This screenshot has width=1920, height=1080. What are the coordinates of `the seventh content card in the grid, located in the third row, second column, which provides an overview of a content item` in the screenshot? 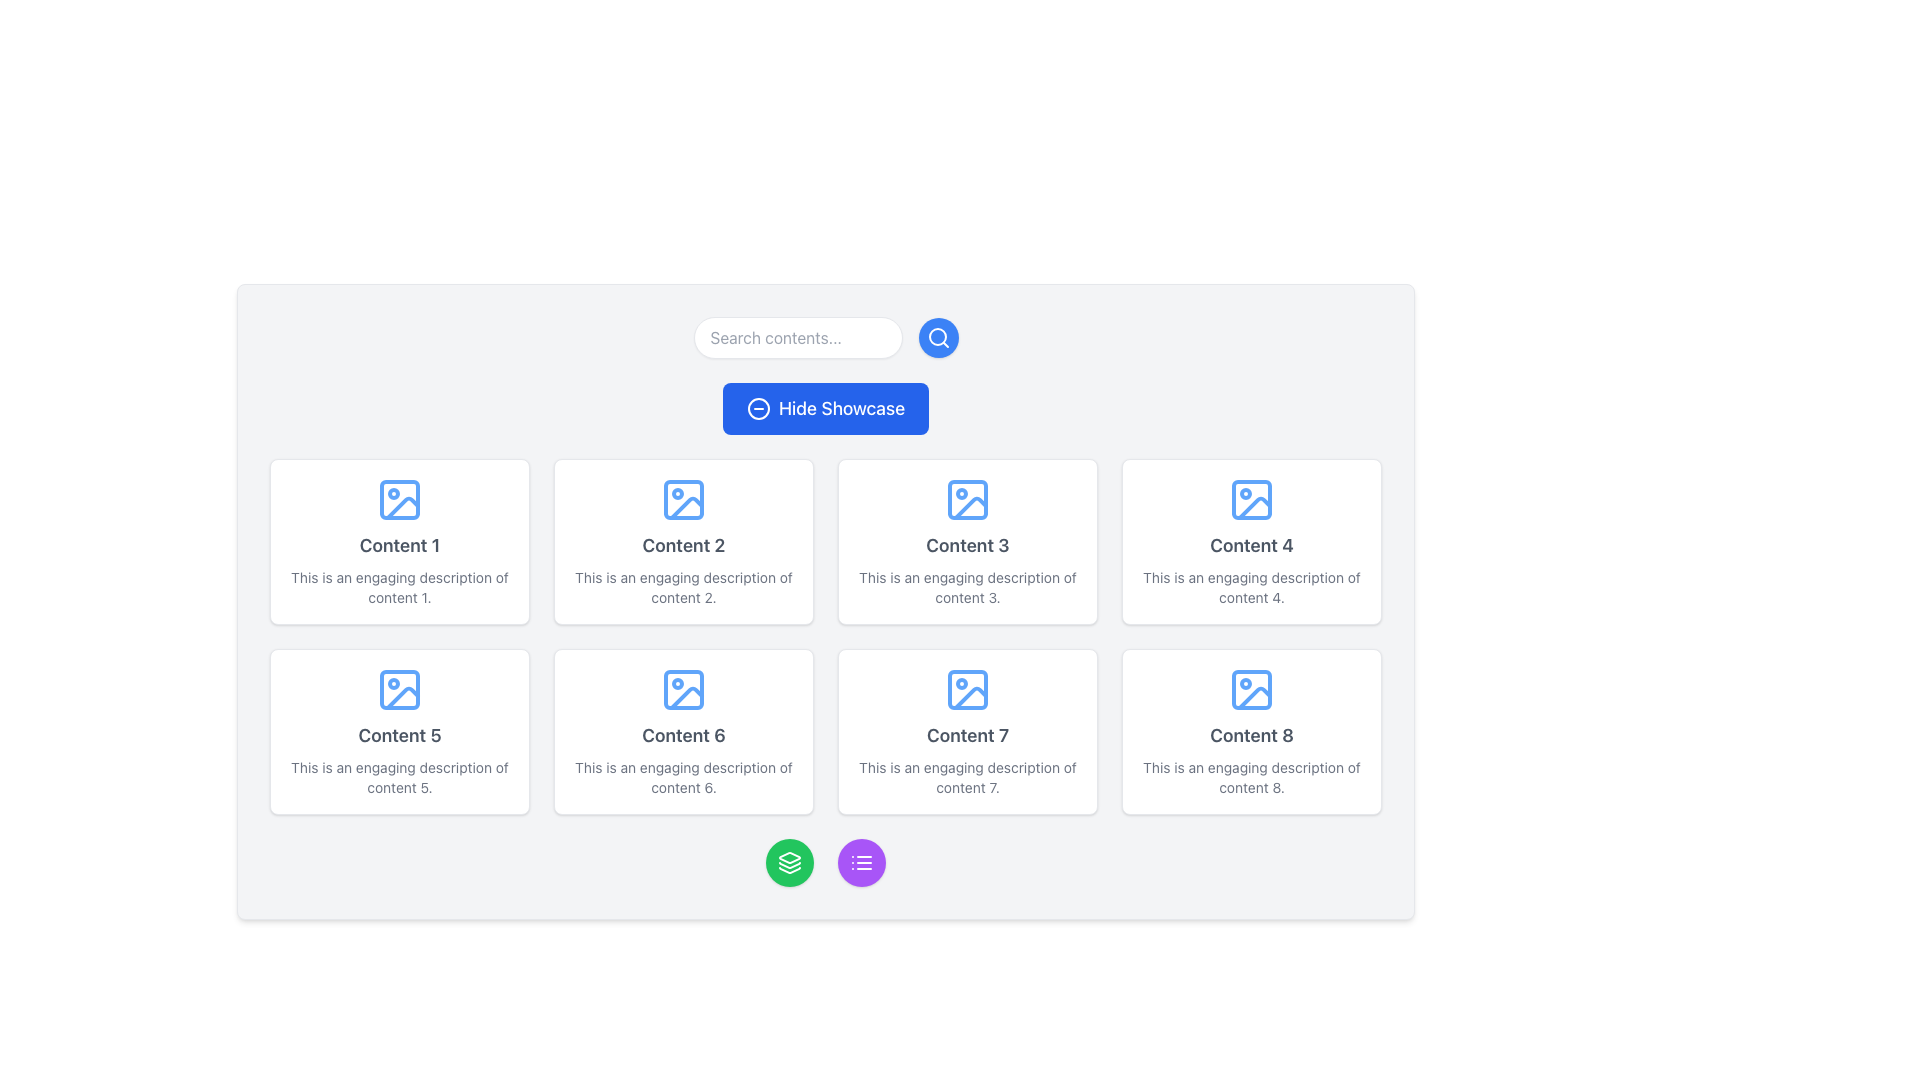 It's located at (968, 732).